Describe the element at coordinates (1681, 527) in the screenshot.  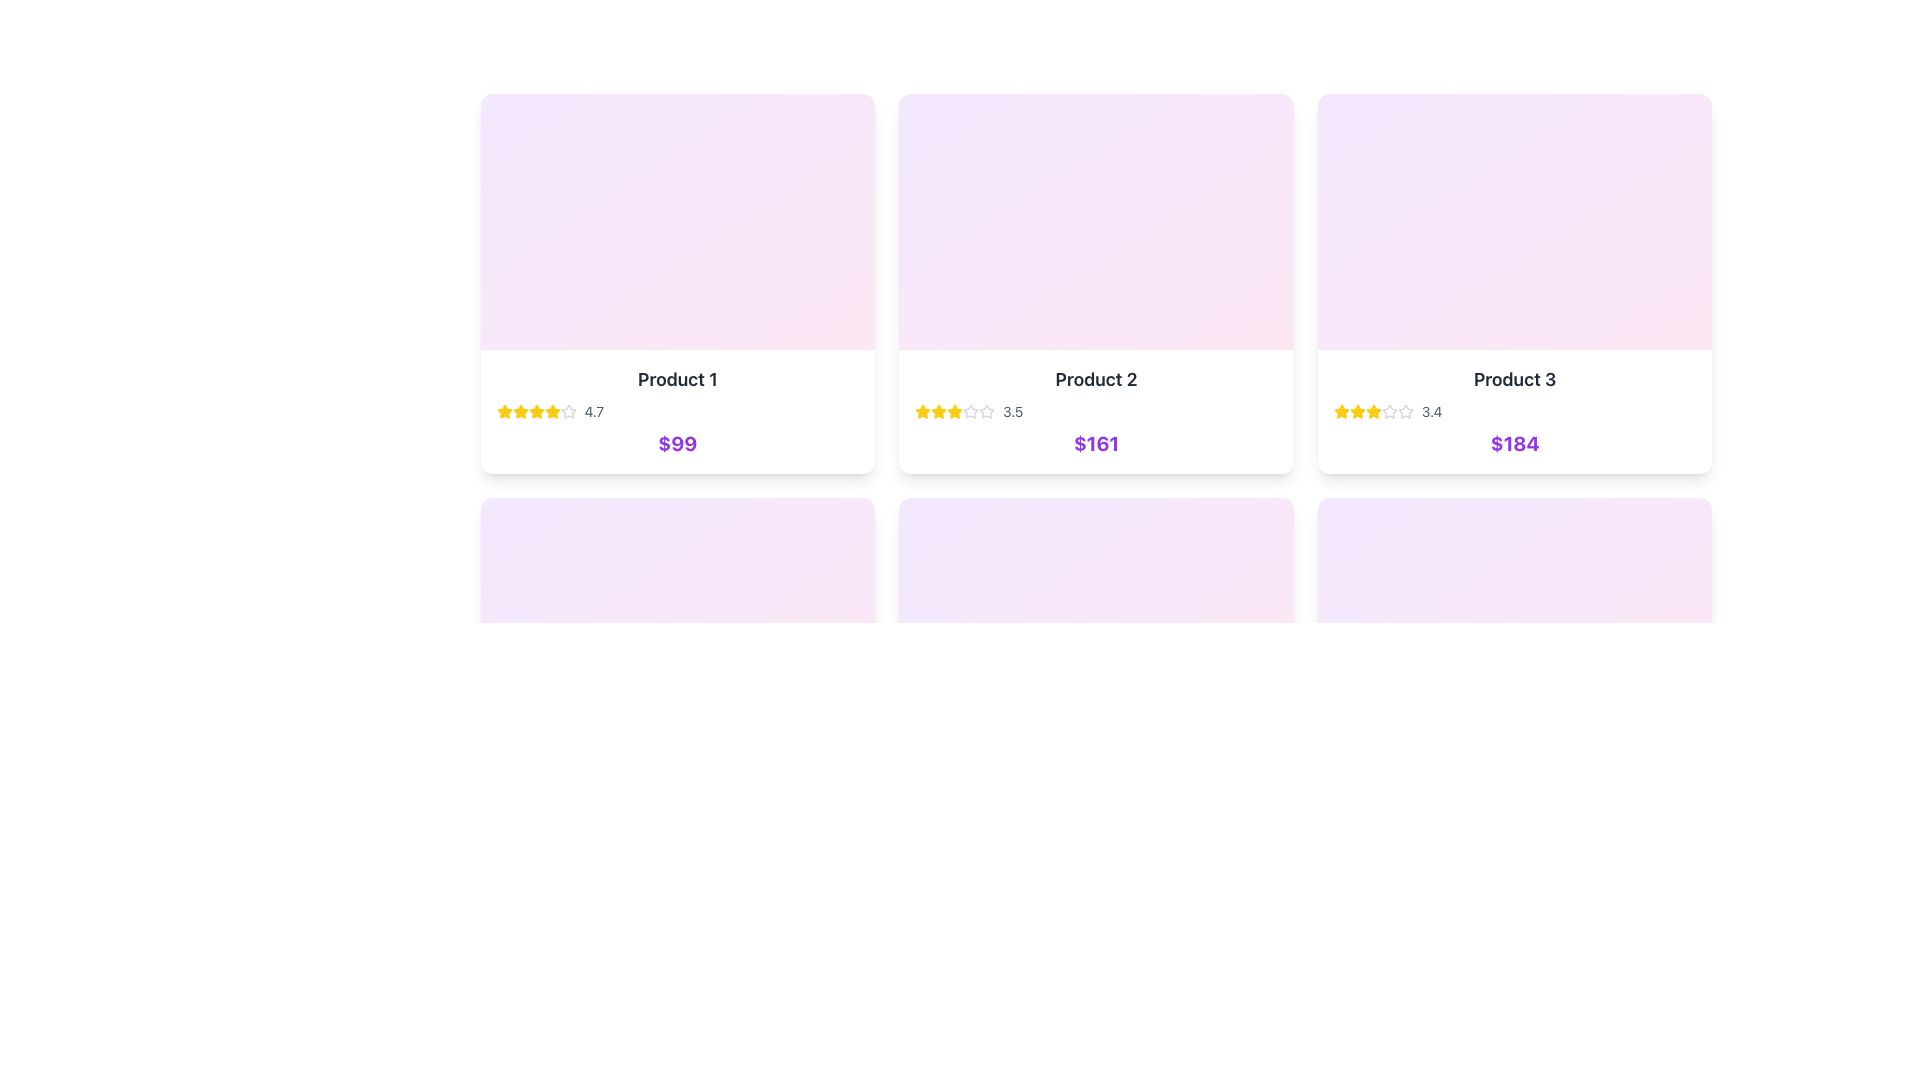
I see `the eye-like SVG Icon located at the center of a circular button in the bottom-right corner of the Product 3 card` at that location.